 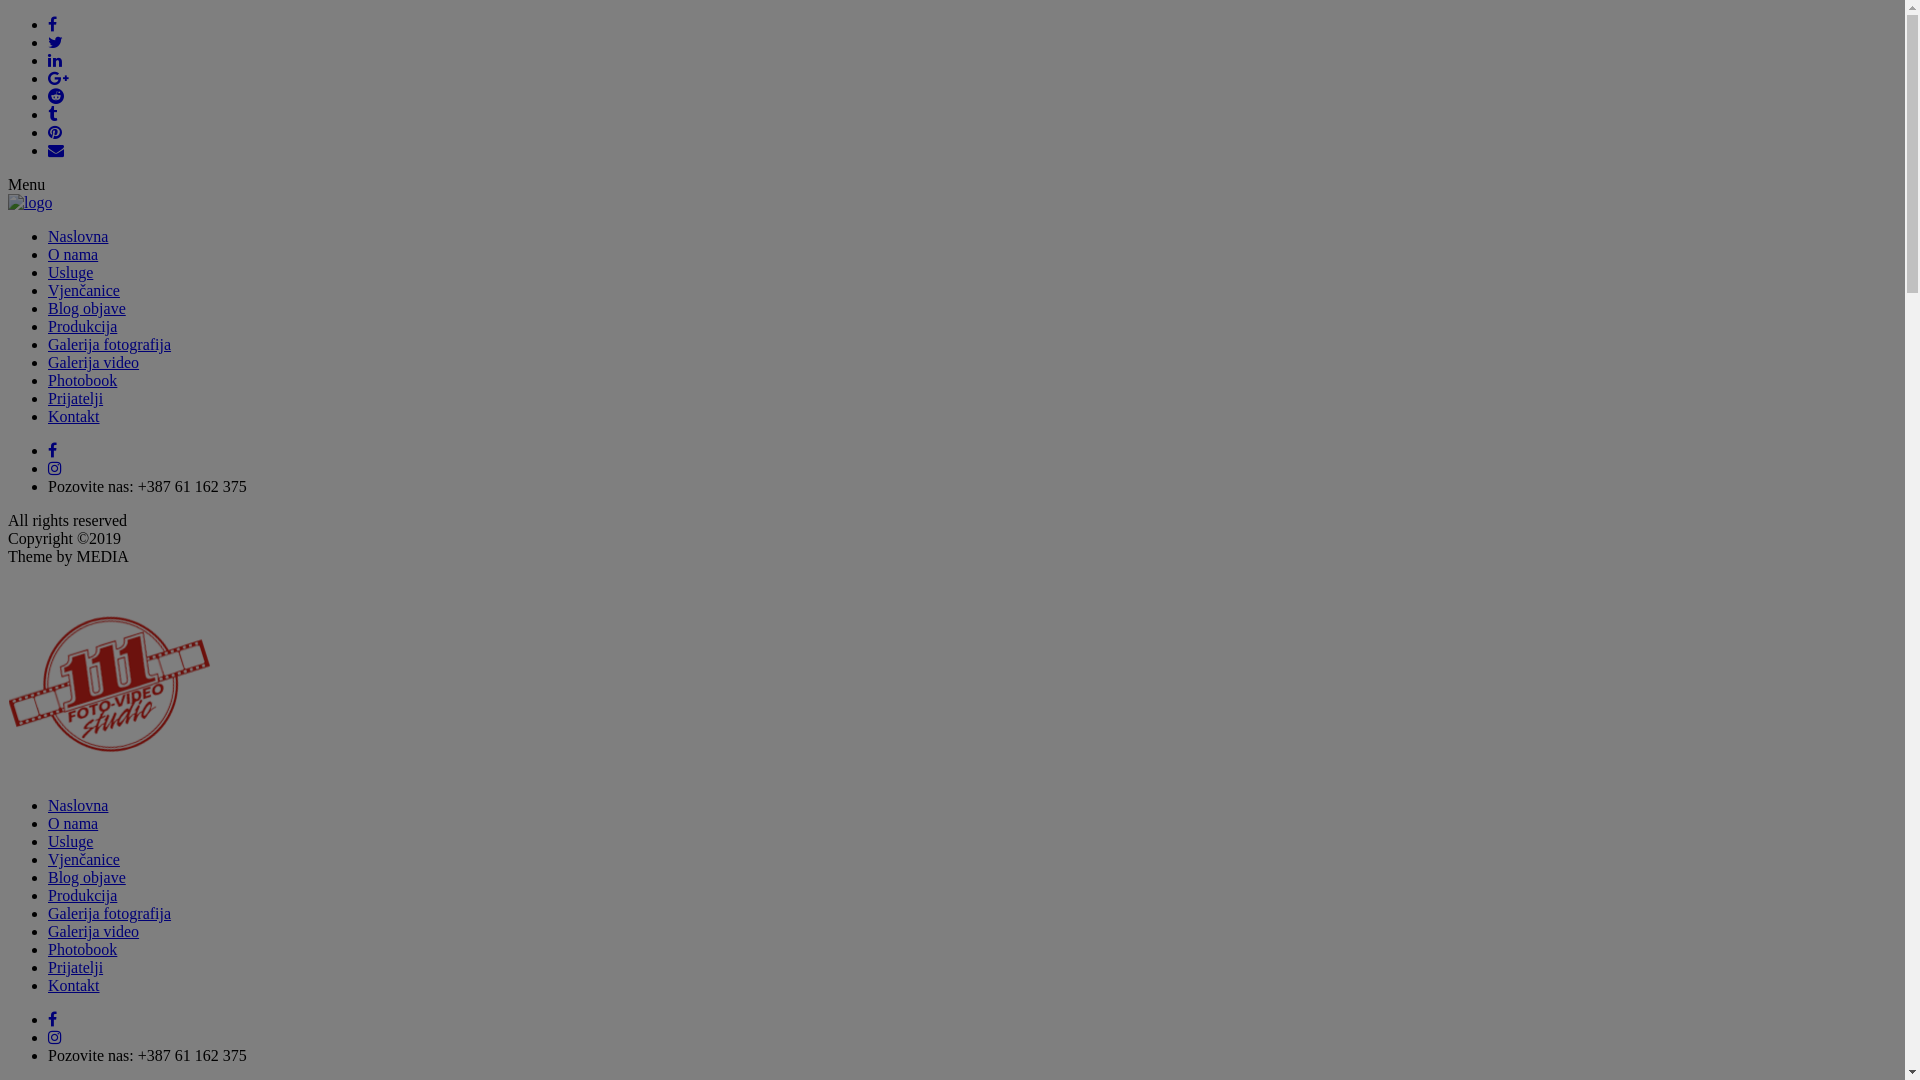 I want to click on 'Kontakt', so click(x=73, y=984).